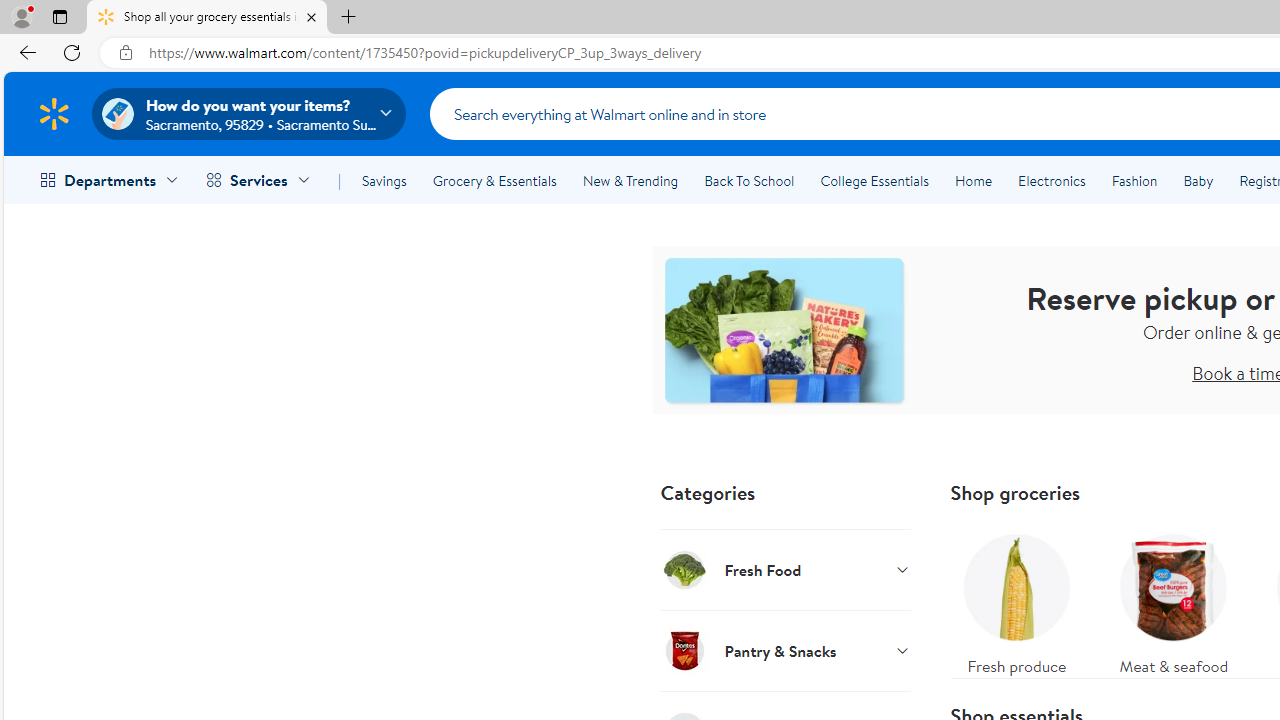 This screenshot has height=720, width=1280. Describe the element at coordinates (784, 650) in the screenshot. I see `'Pantry & Snacks'` at that location.